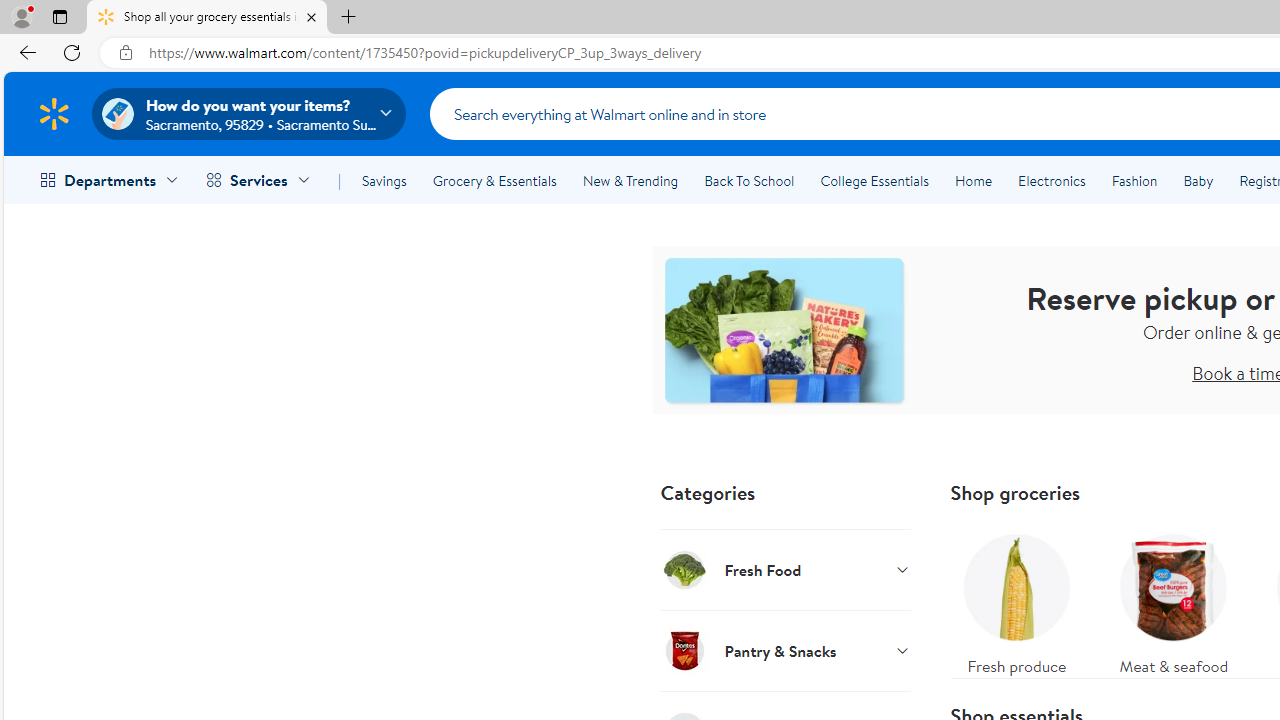 This screenshot has height=720, width=1280. Describe the element at coordinates (784, 650) in the screenshot. I see `'Pantry & Snacks'` at that location.